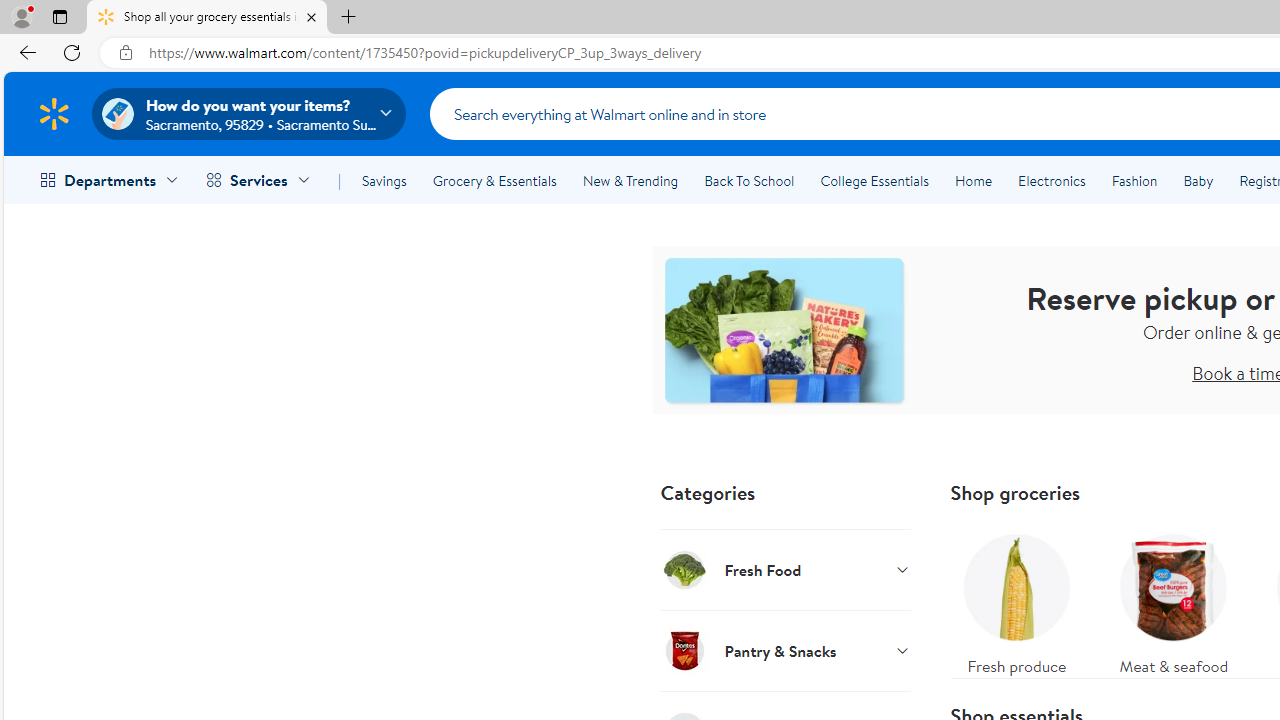 This screenshot has height=720, width=1280. Describe the element at coordinates (784, 650) in the screenshot. I see `'Pantry & Snacks'` at that location.